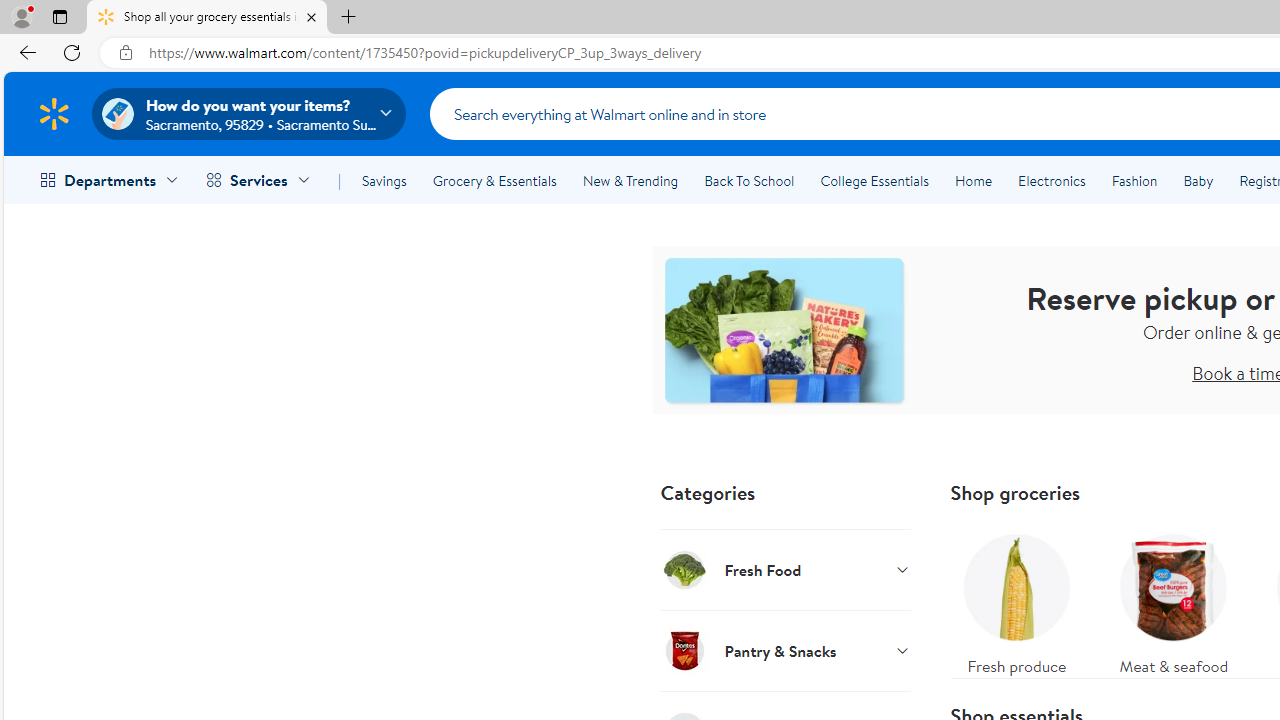 This screenshot has height=720, width=1280. Describe the element at coordinates (784, 650) in the screenshot. I see `'Pantry & Snacks'` at that location.